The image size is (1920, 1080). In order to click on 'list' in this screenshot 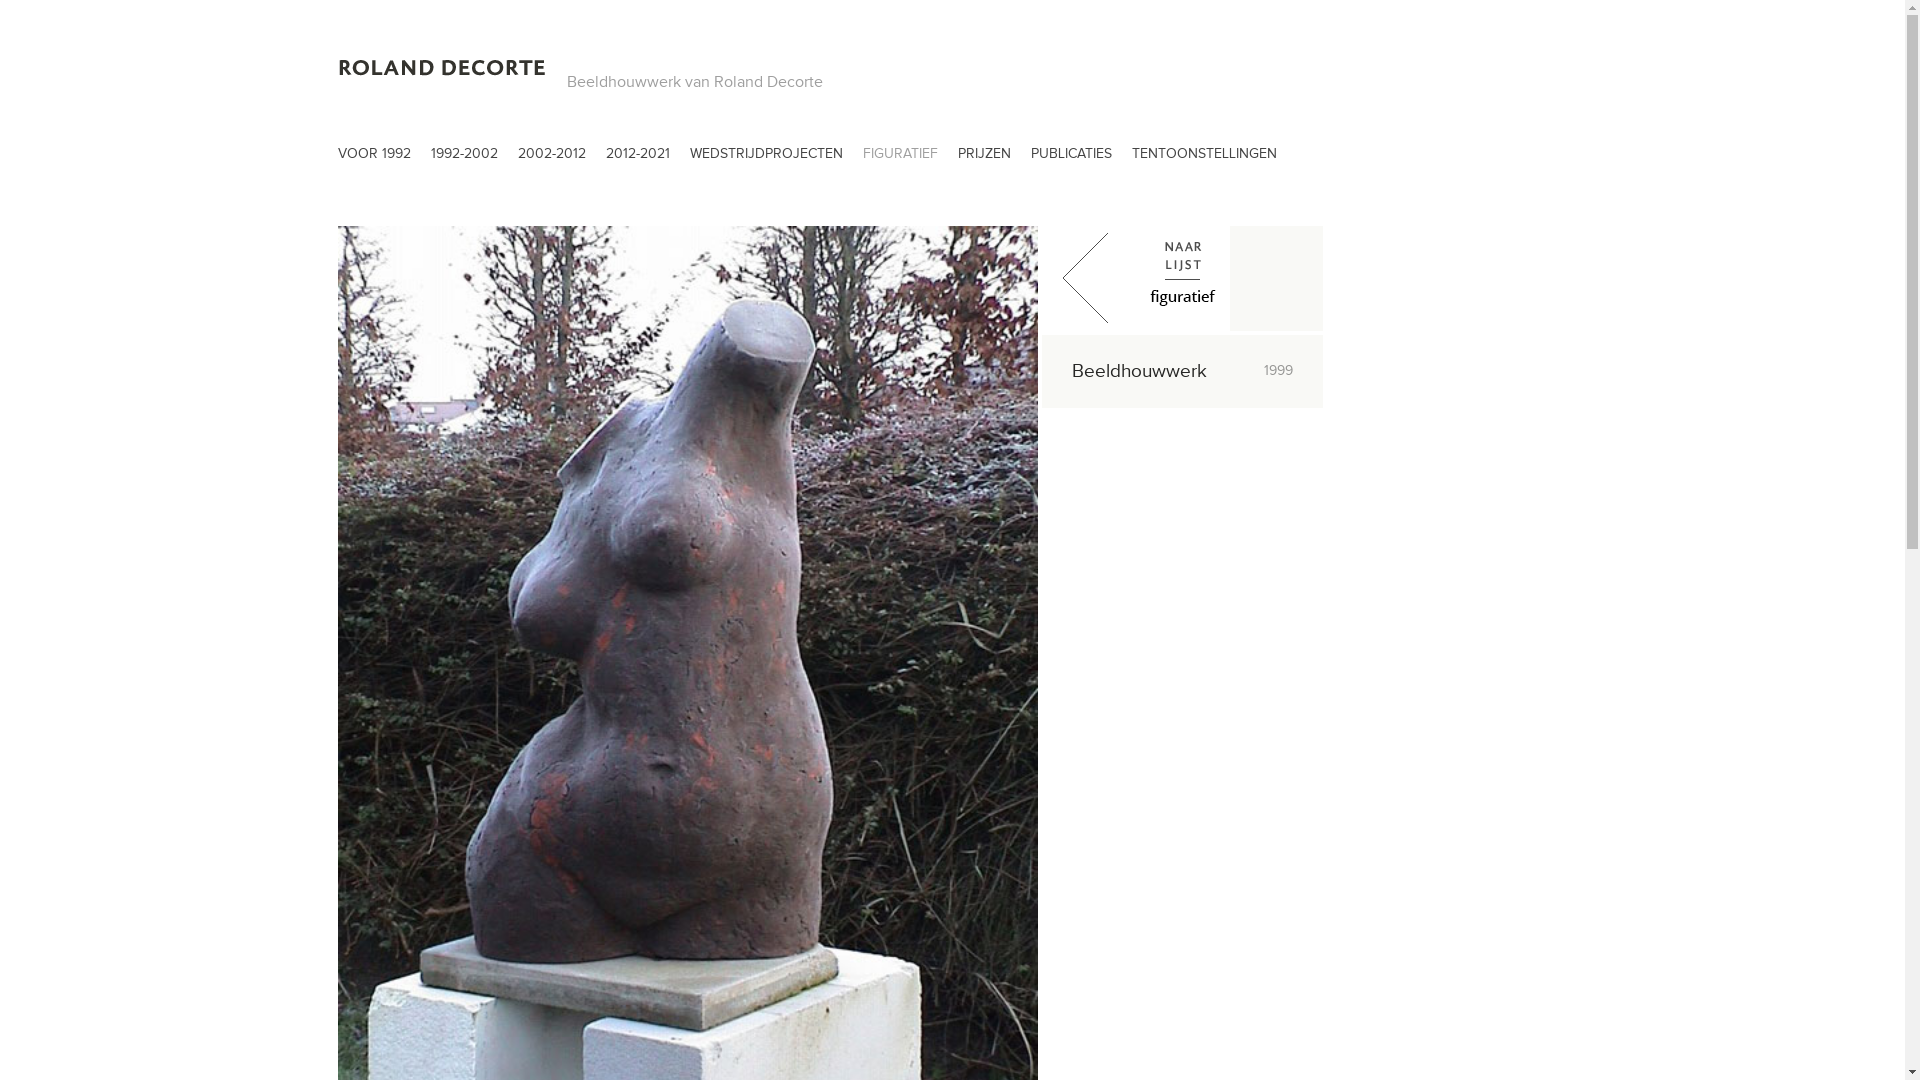, I will do `click(1182, 278)`.